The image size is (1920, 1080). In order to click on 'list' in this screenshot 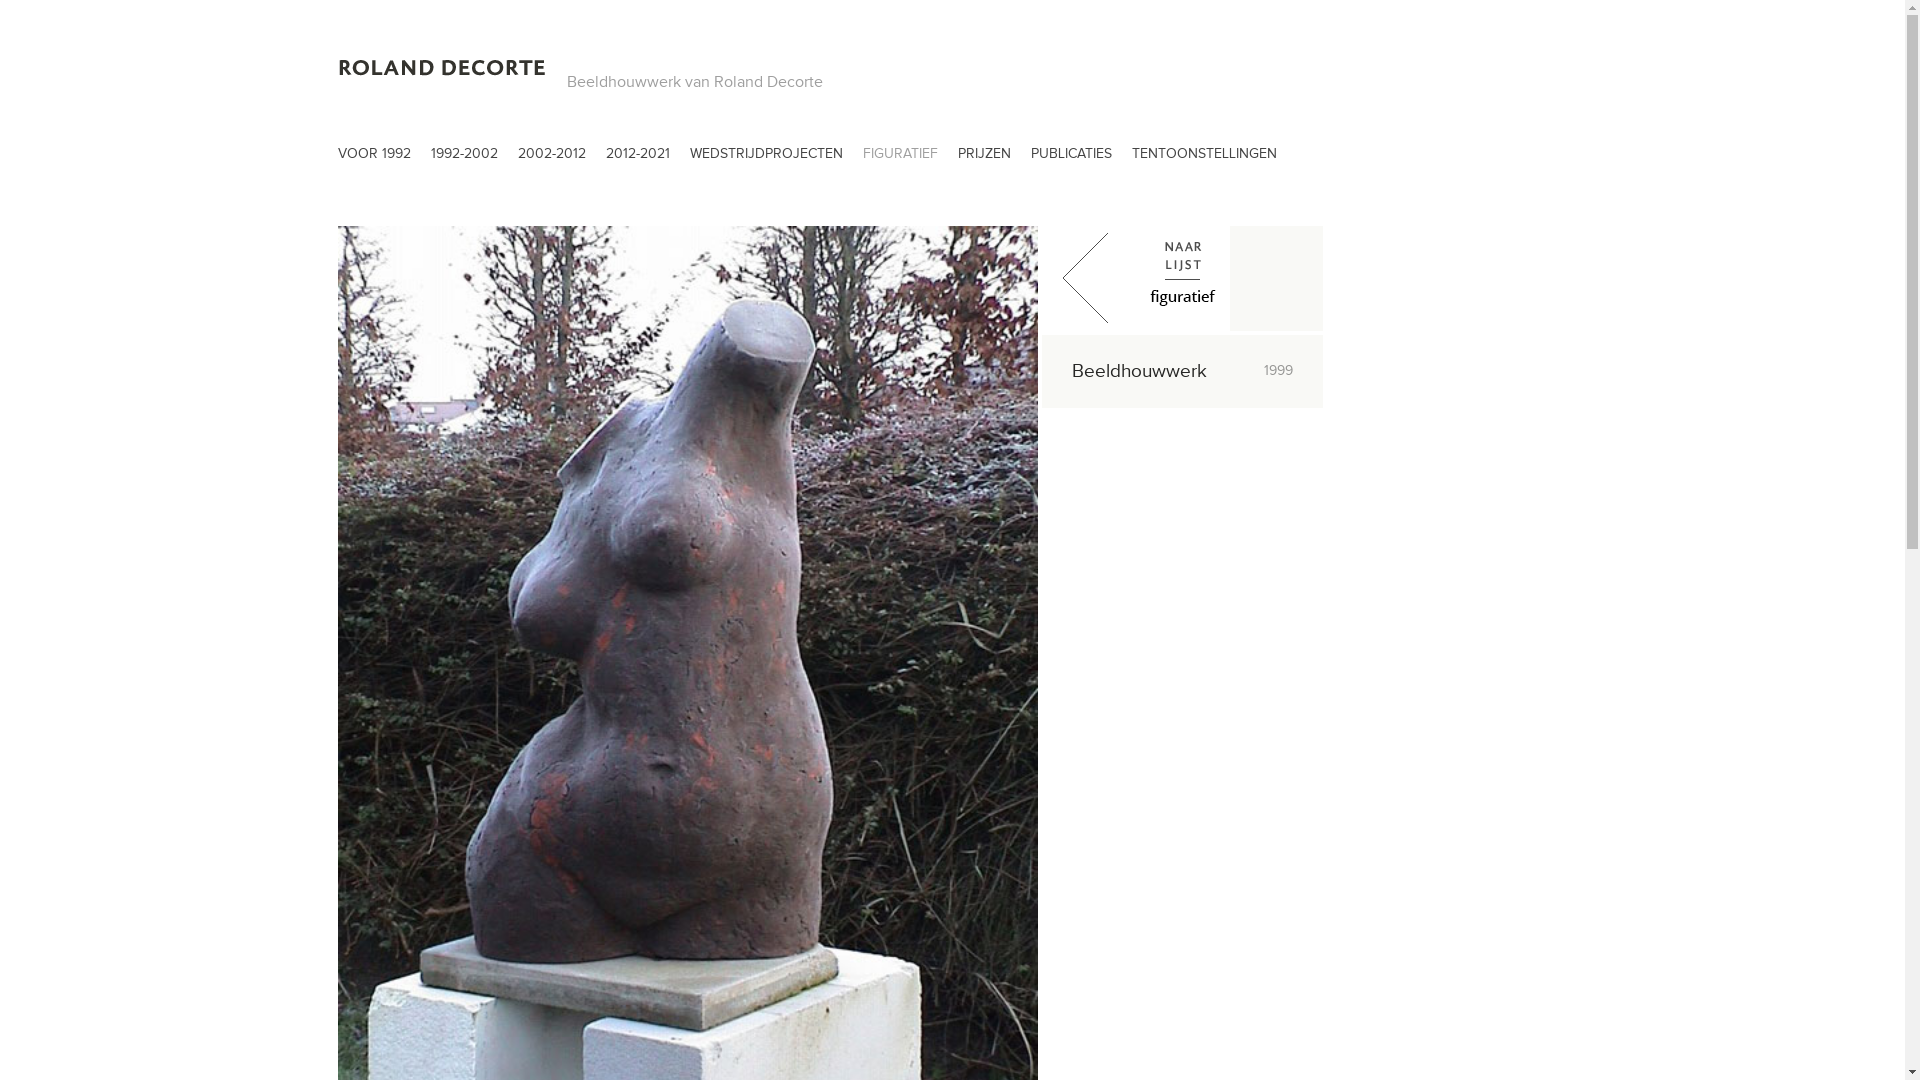, I will do `click(1182, 278)`.